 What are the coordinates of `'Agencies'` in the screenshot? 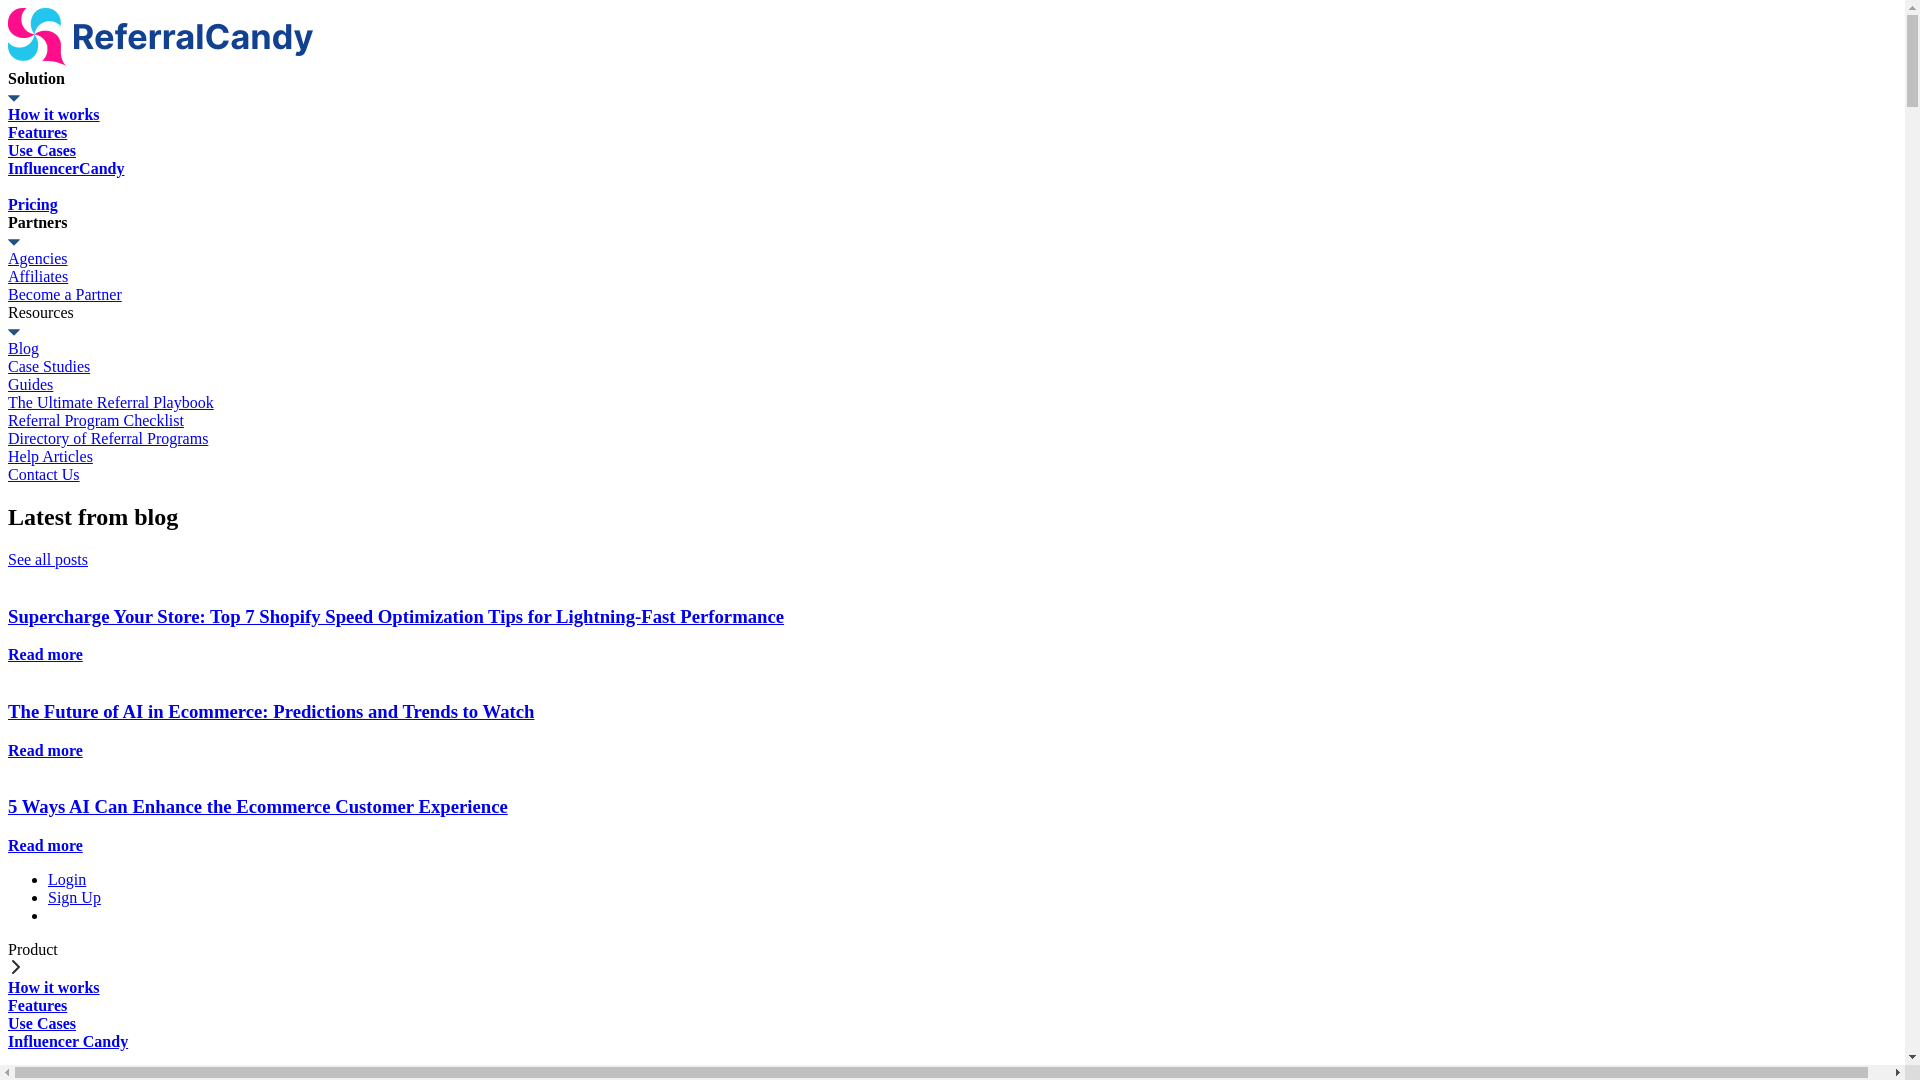 It's located at (8, 257).